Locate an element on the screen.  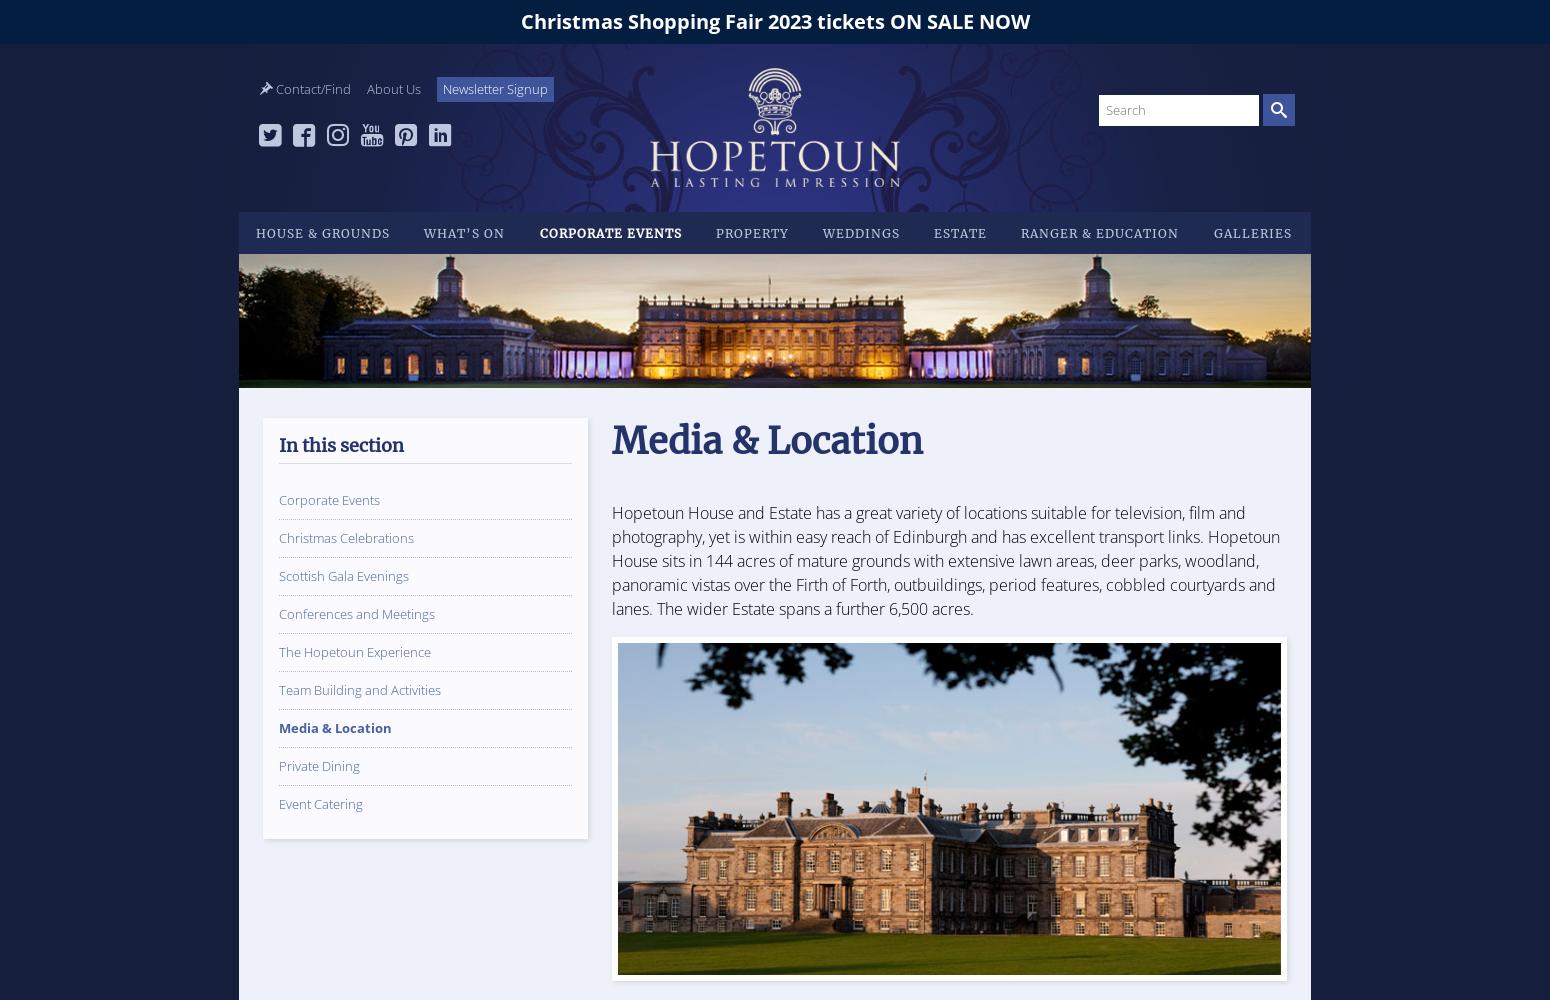
'The Hopetoun Experience' is located at coordinates (353, 652).